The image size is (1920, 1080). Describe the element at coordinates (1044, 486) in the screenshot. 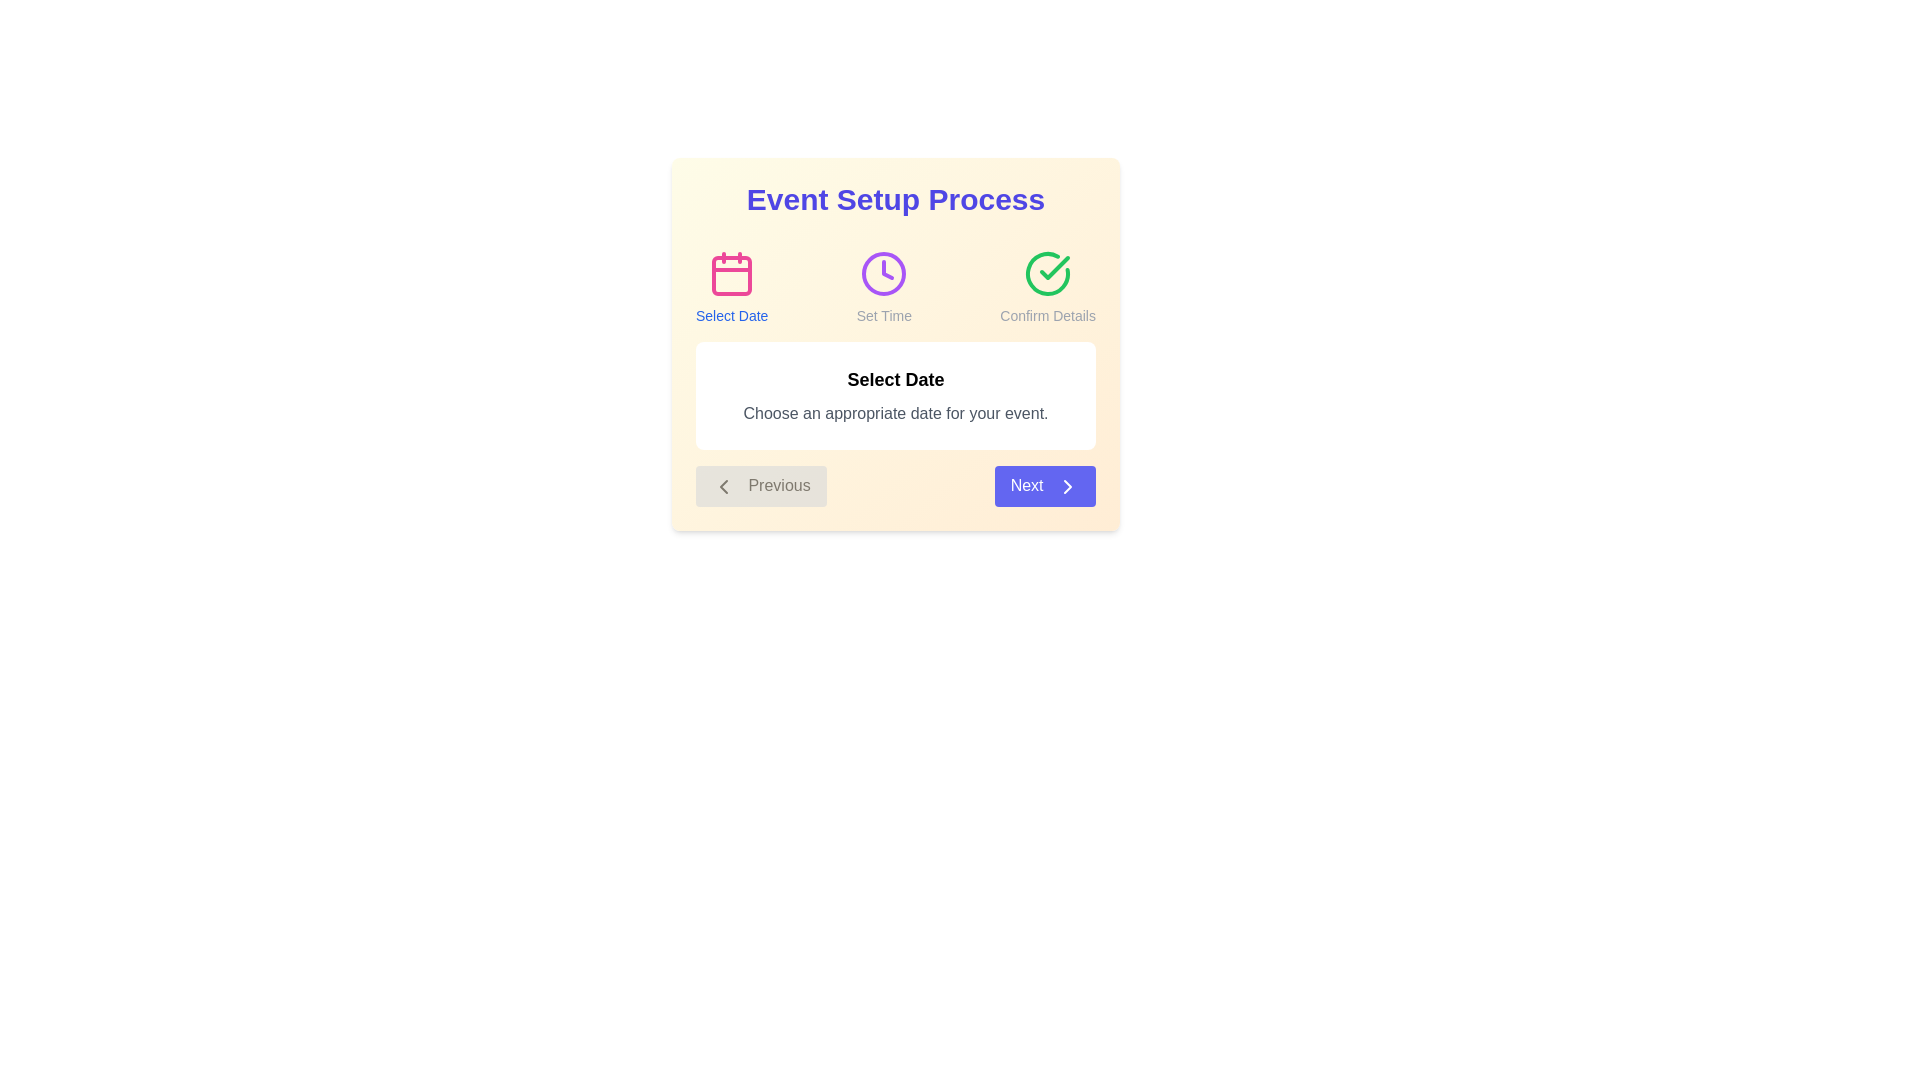

I see `'Next' button to proceed to the next step` at that location.